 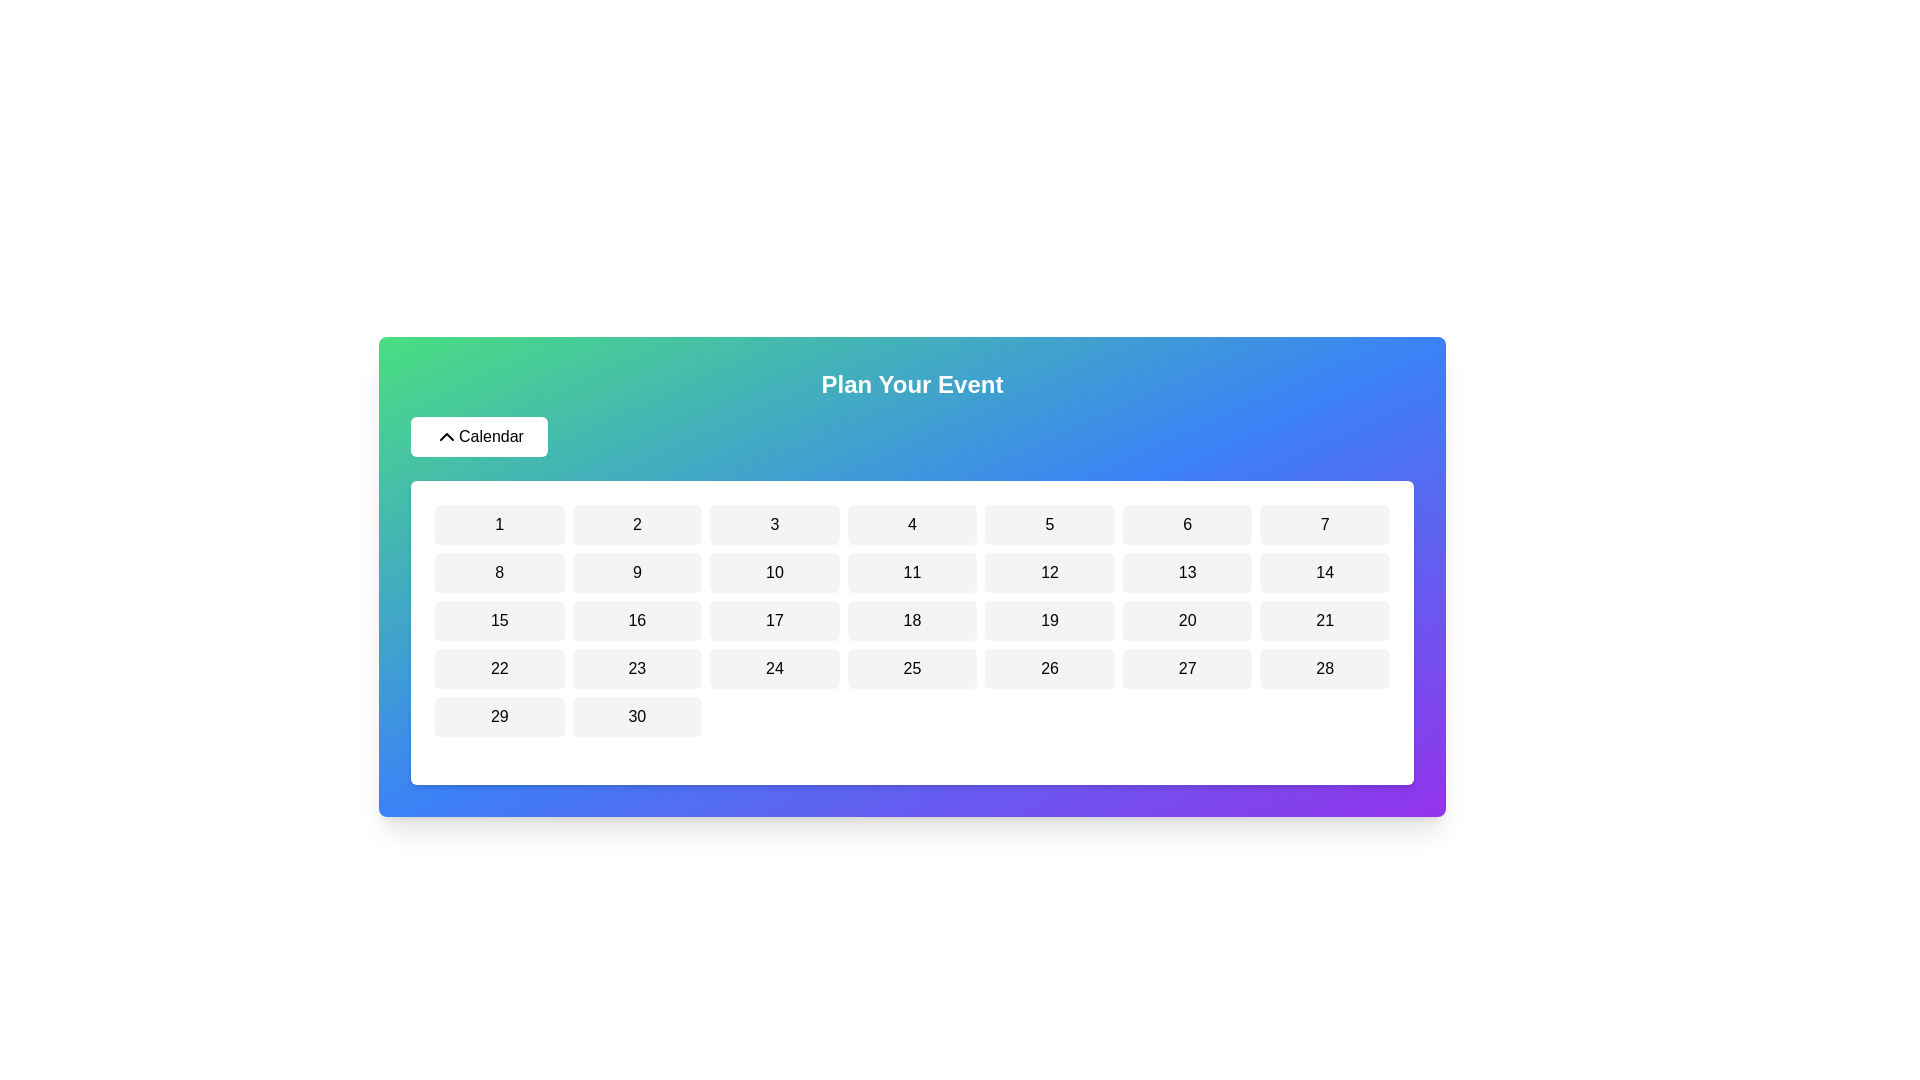 What do you see at coordinates (1049, 668) in the screenshot?
I see `the button representing the date '26' in the calendar interface, located in the sixth row and fourth column of the grid layout under the section 'Plan Your Event'` at bounding box center [1049, 668].